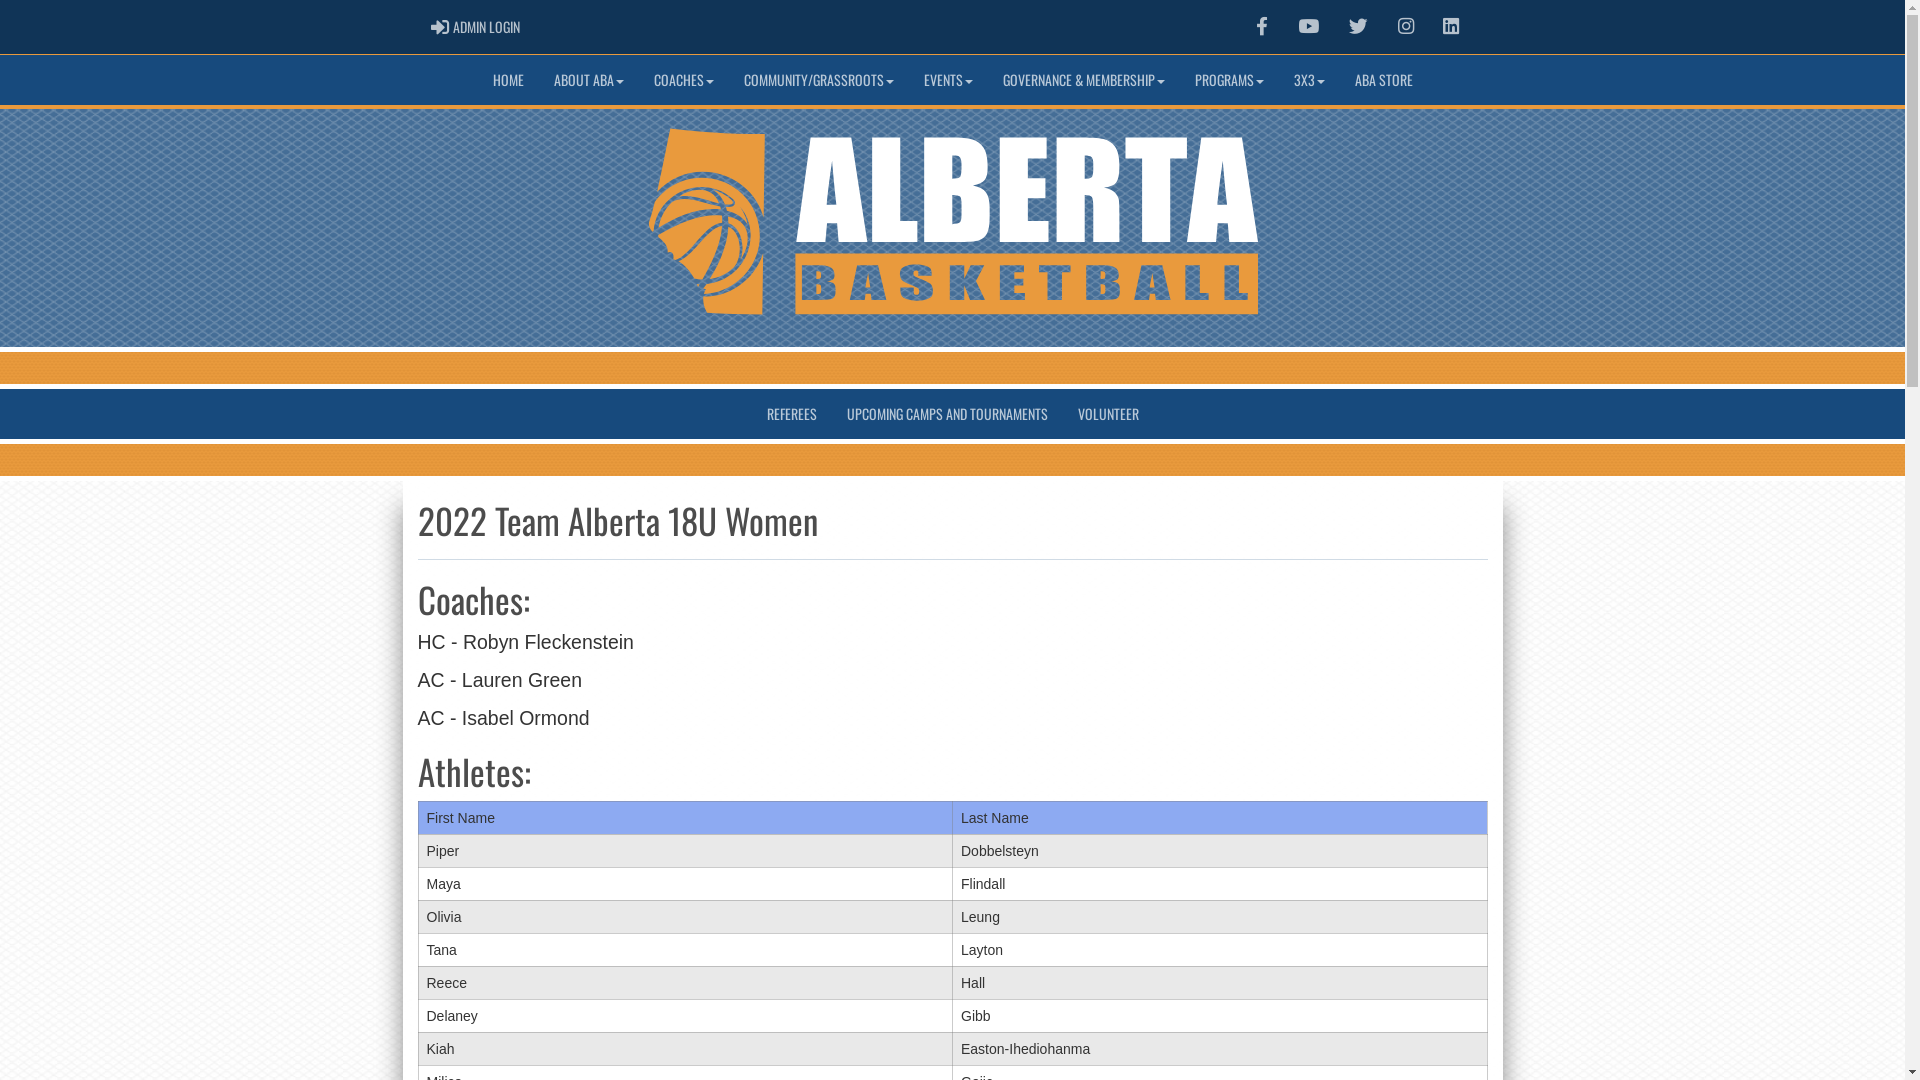  What do you see at coordinates (1450, 26) in the screenshot?
I see `'linkedin'` at bounding box center [1450, 26].